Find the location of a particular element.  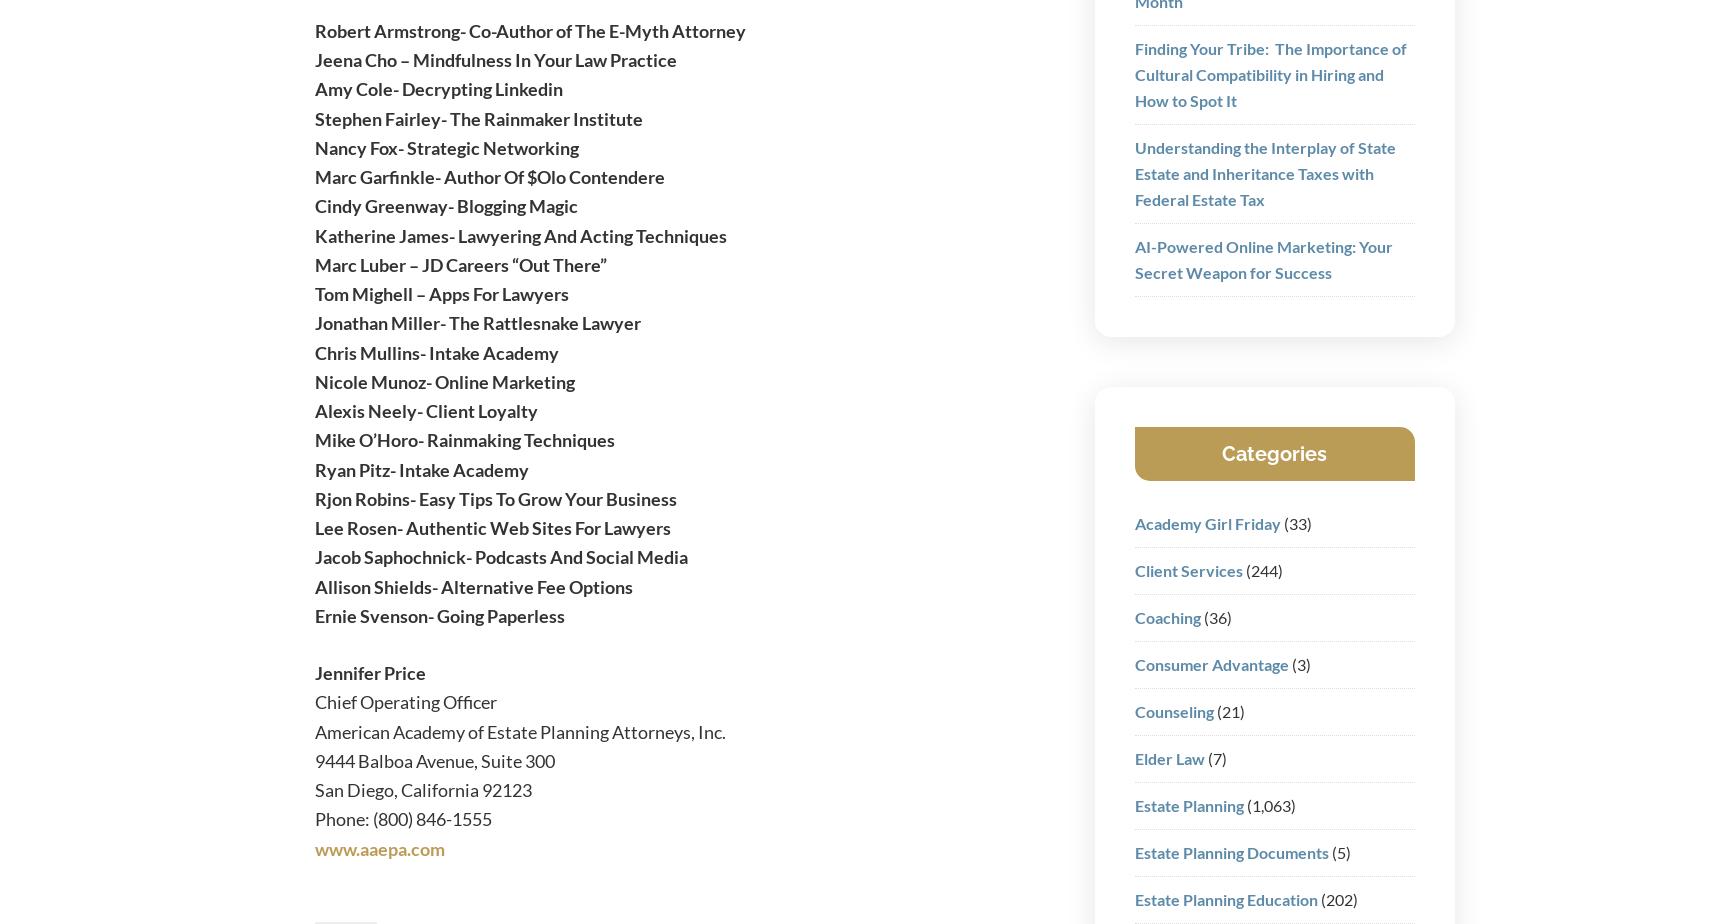

'AI-Powered Online Marketing: Your Secret Weapon for Success' is located at coordinates (1262, 258).